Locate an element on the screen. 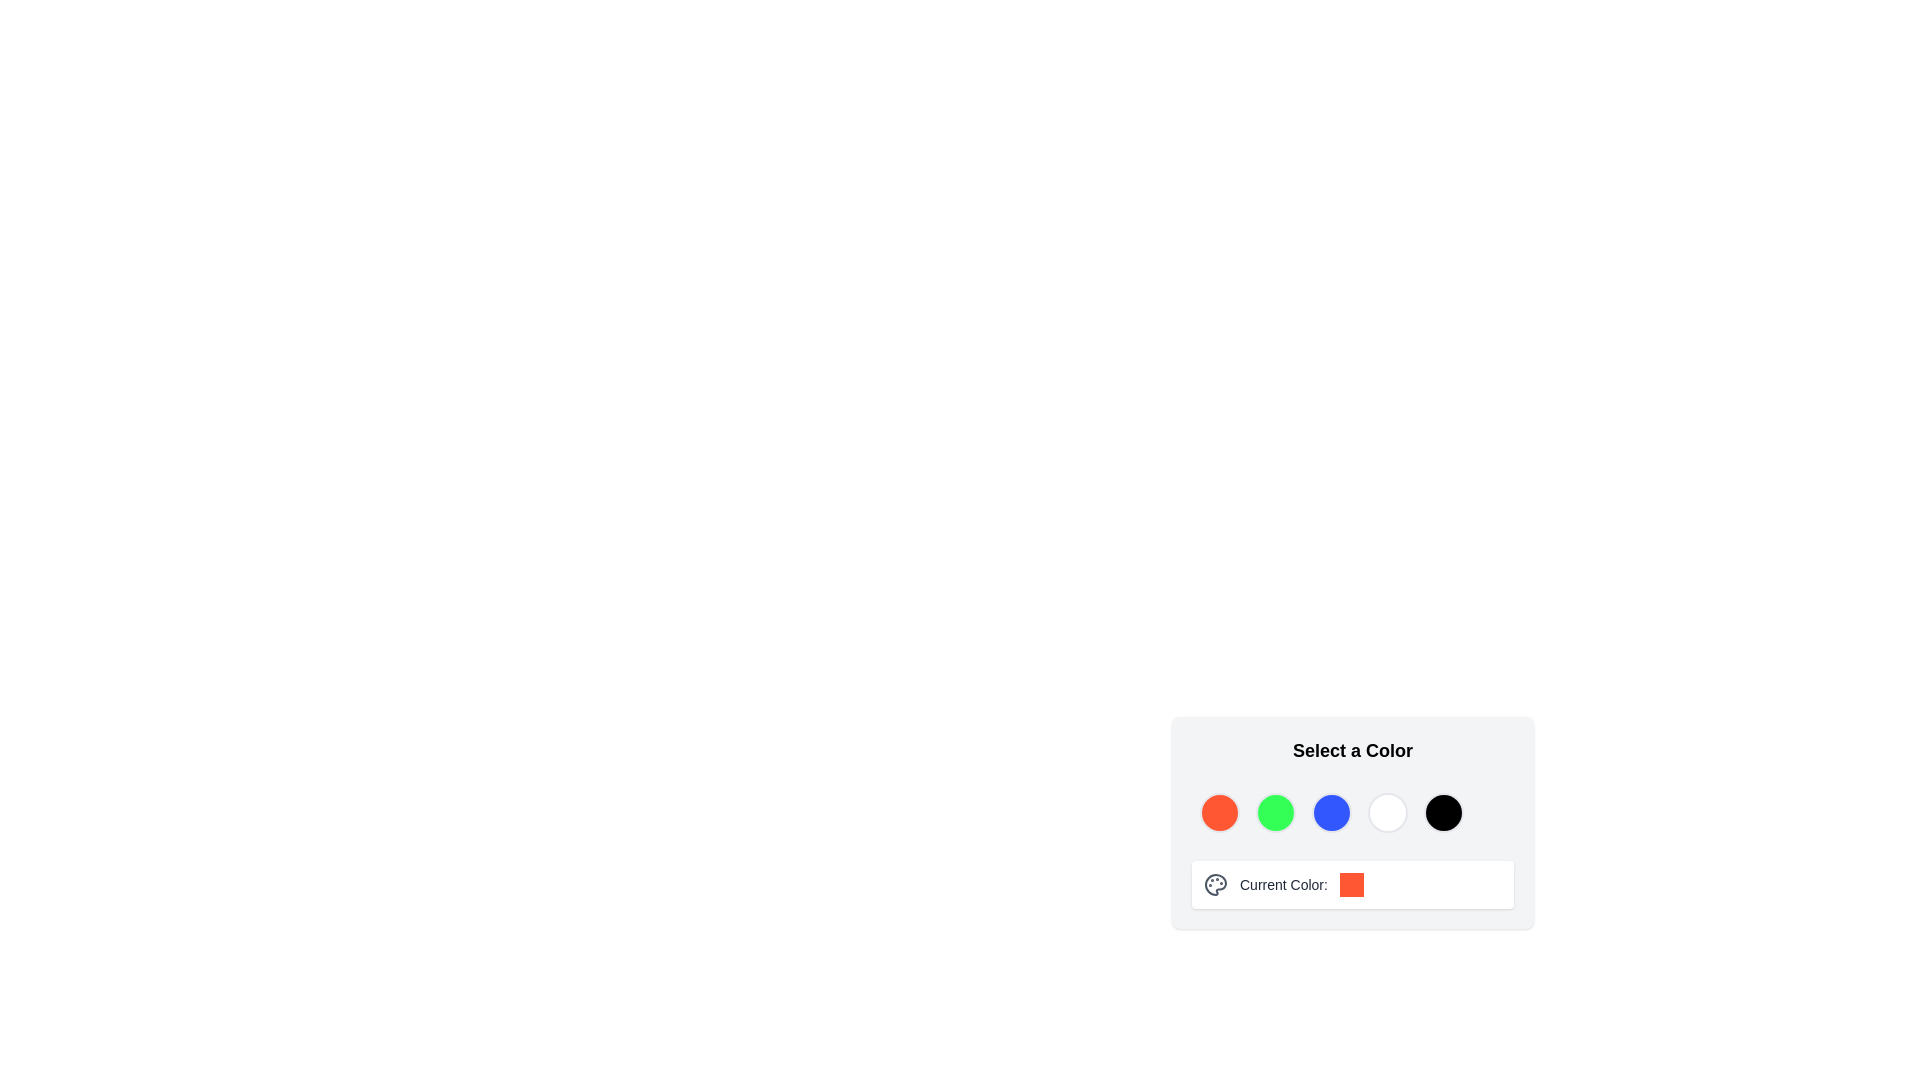 This screenshot has height=1080, width=1920. the vibrant orange-red Color preview box, which is a square measuring 24 x 24 pixels and located on the far right within the 'Current Color' group is located at coordinates (1351, 883).